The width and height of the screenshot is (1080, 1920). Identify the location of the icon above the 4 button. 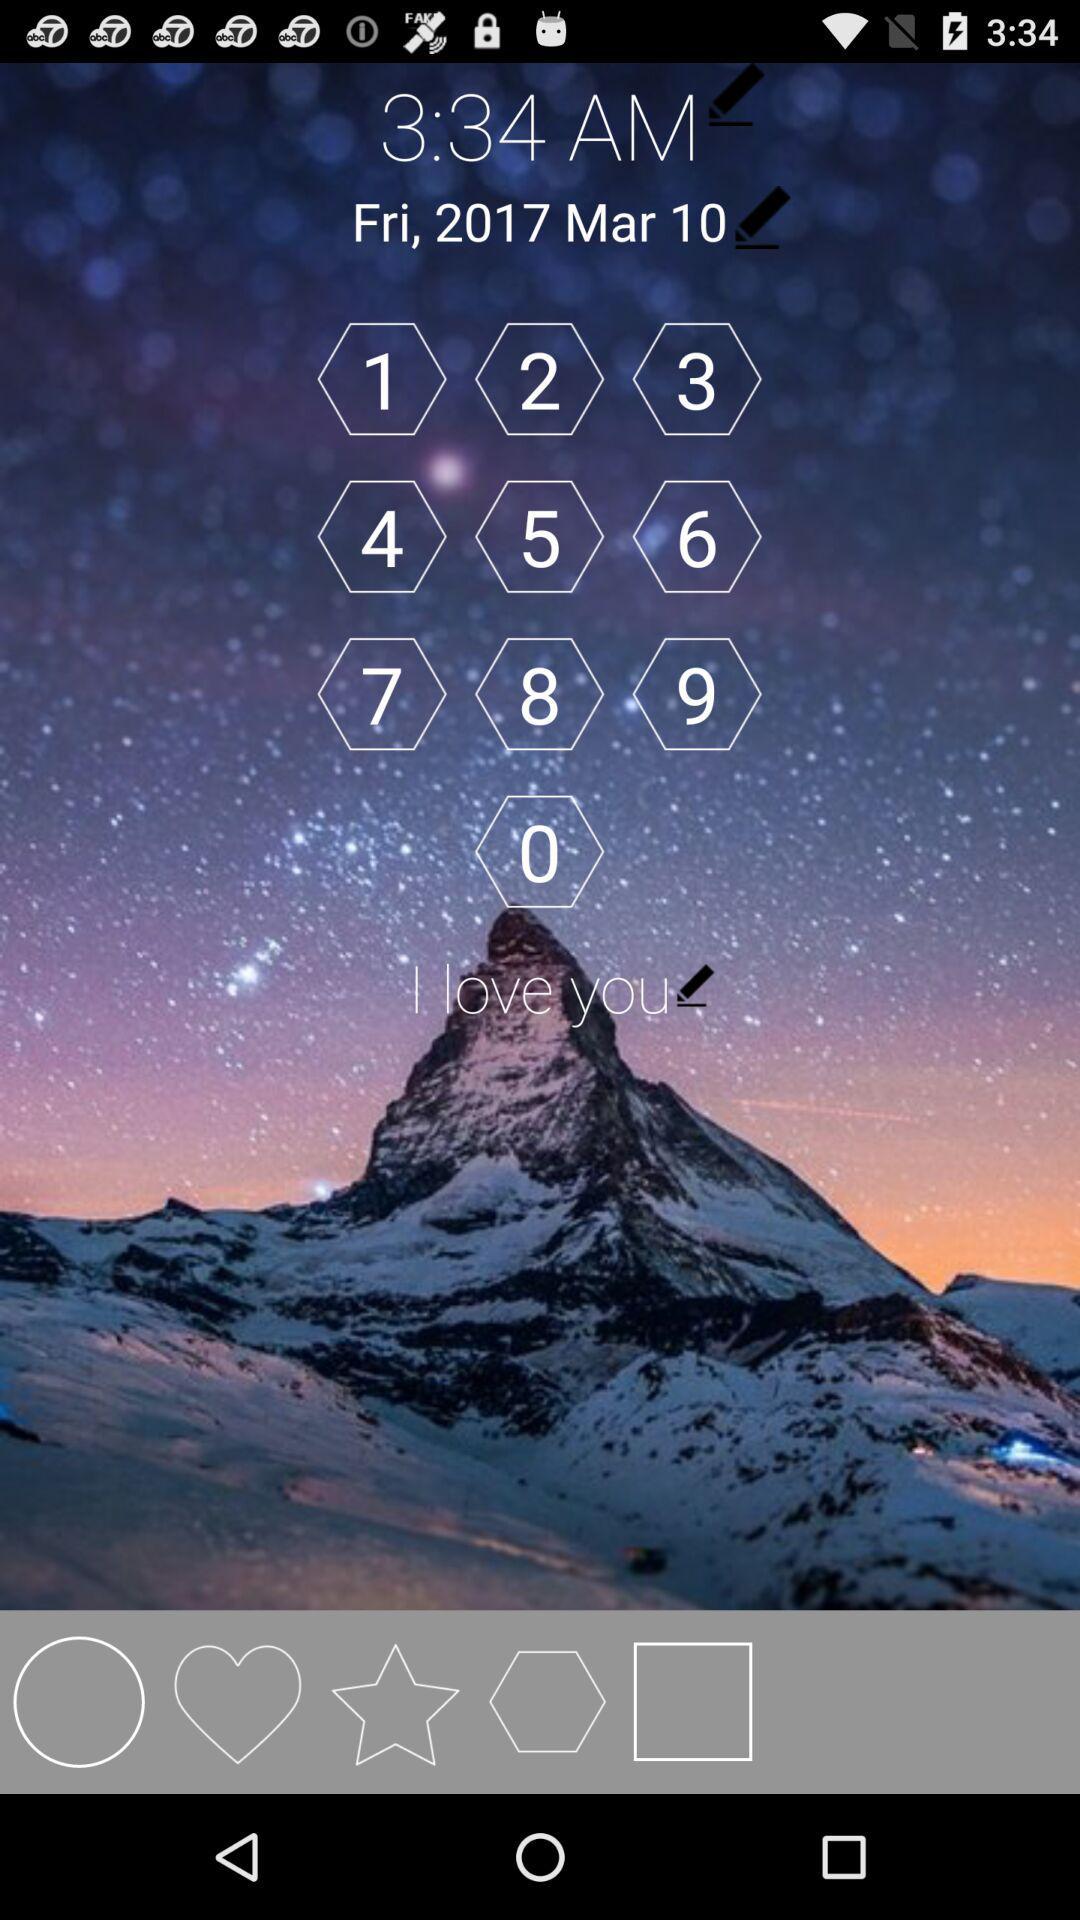
(382, 379).